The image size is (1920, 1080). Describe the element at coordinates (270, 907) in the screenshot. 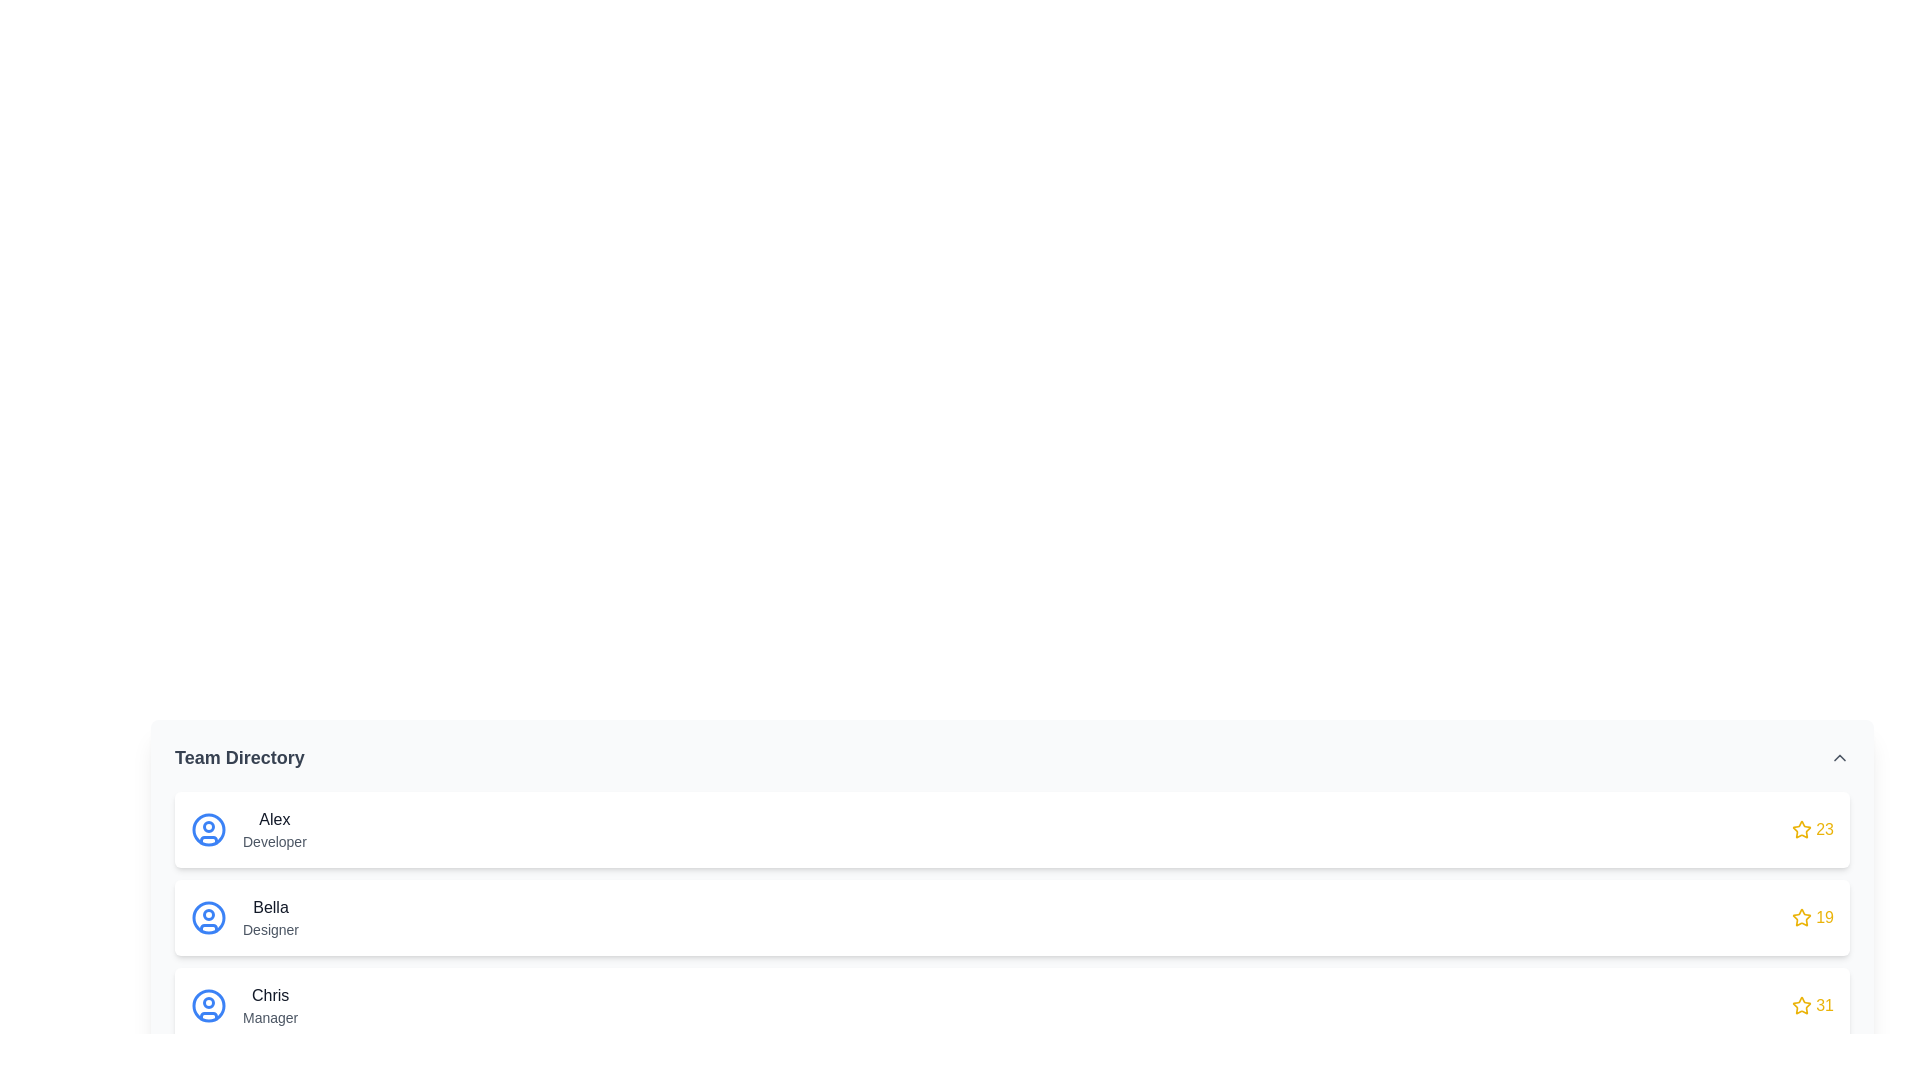

I see `text from the label displaying 'Bella', which is located above the descriptive text 'Designer' in the second entry of the team directory list` at that location.